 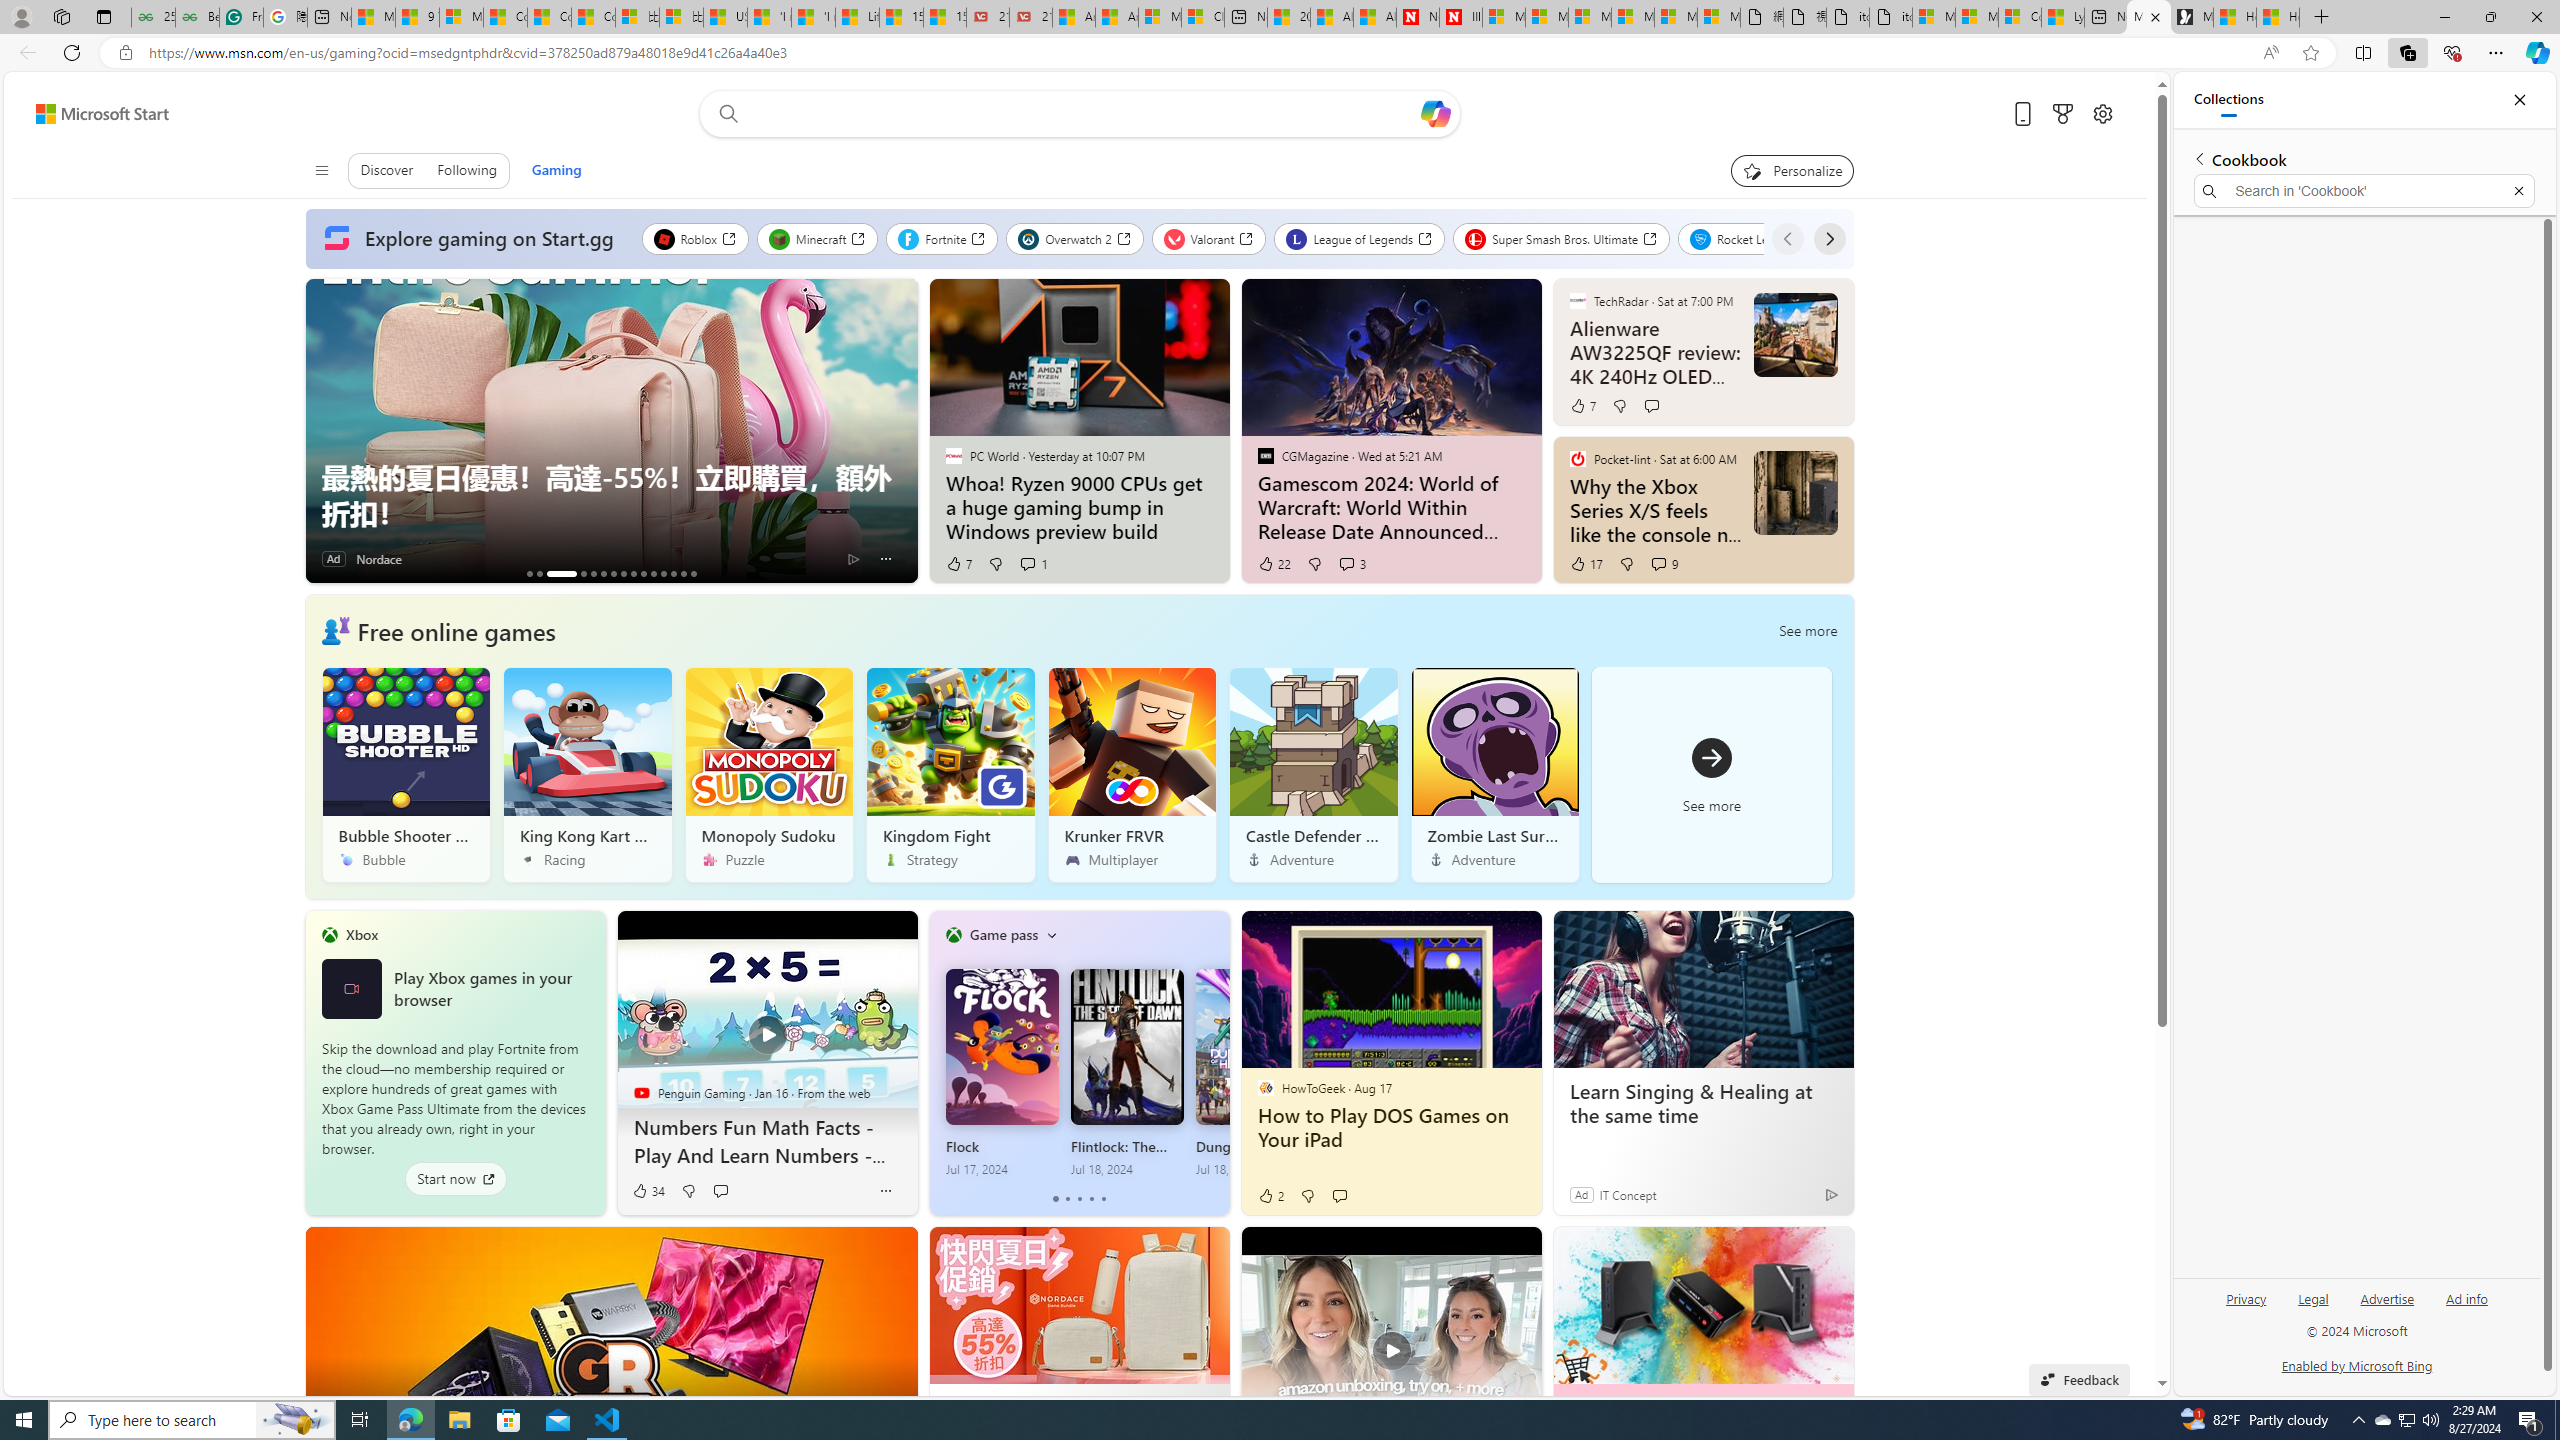 I want to click on 'Privacy', so click(x=2246, y=1298).